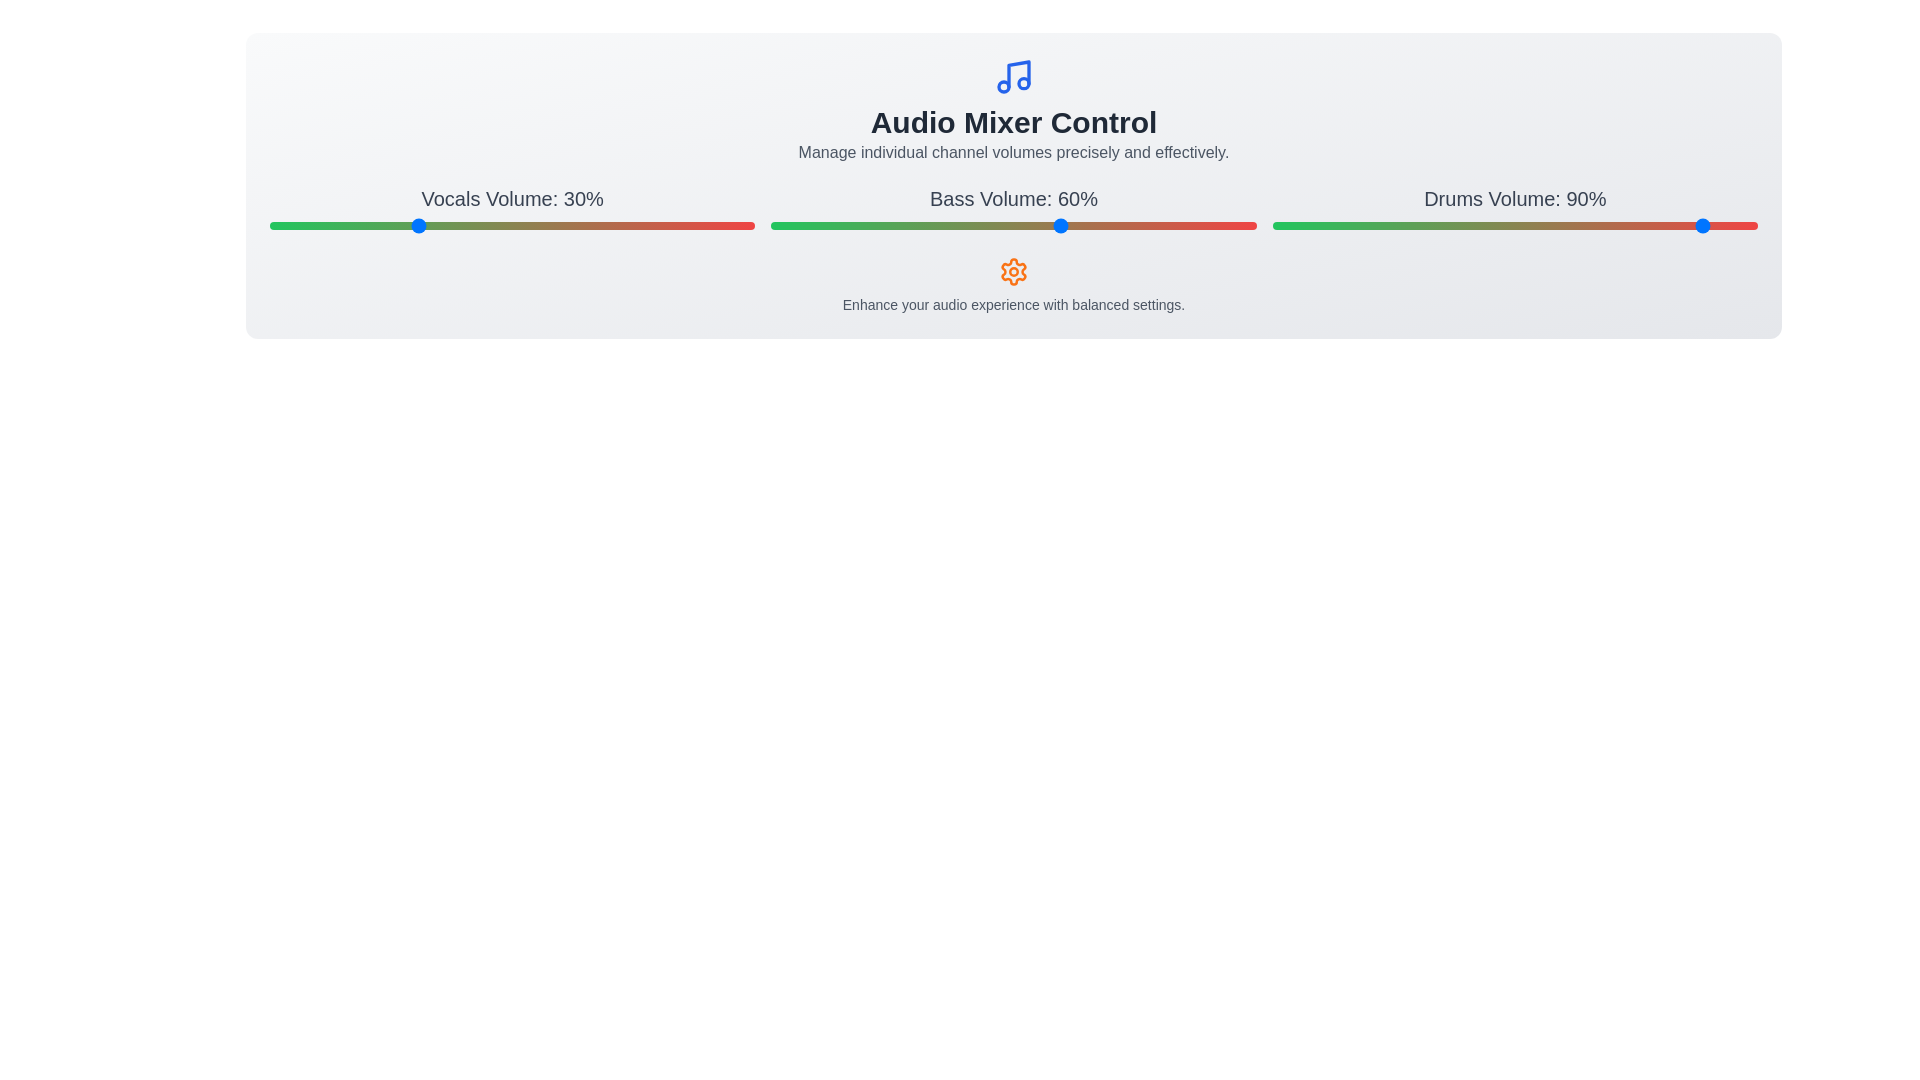 Image resolution: width=1920 pixels, height=1080 pixels. I want to click on the 'Vocals' volume slider to 99%, so click(749, 225).